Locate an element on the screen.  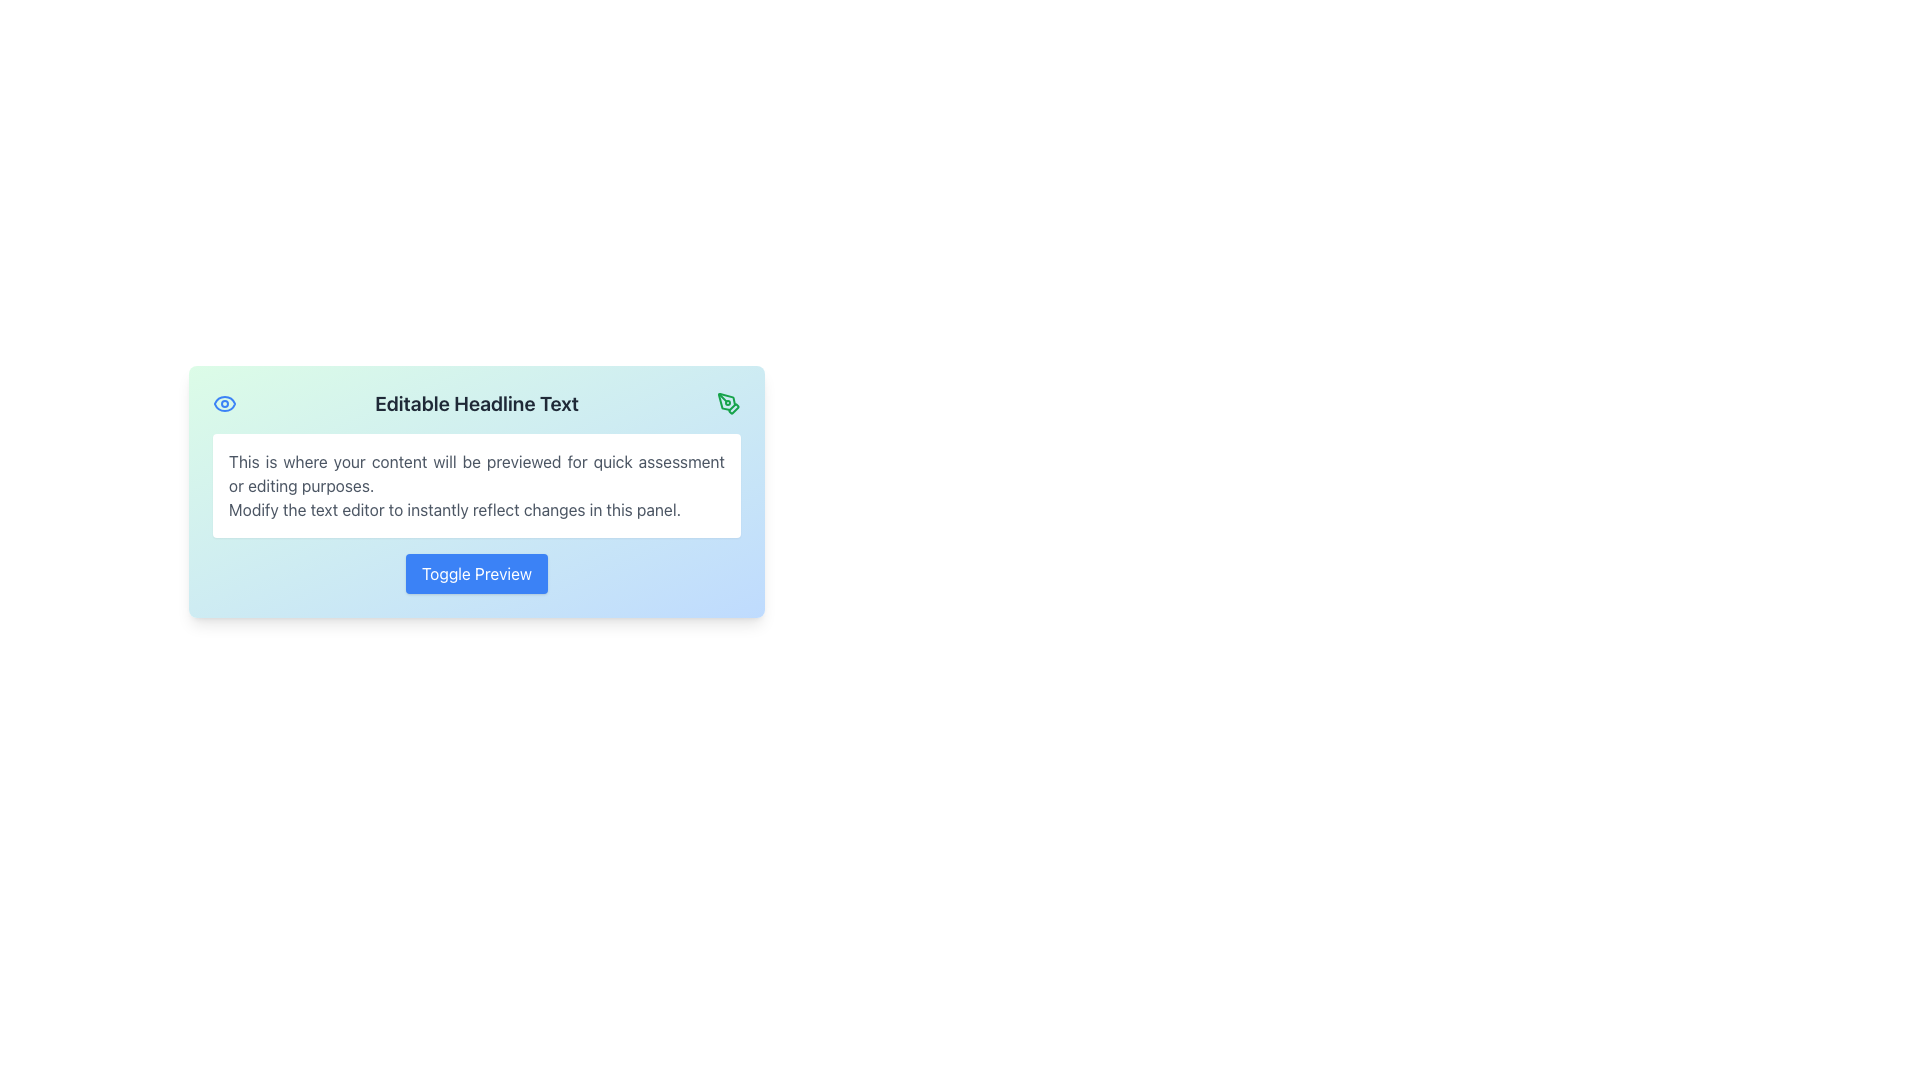
the static text display element that shows 'Editable Headline Text', which is centrally aligned and appears in bold and larger font at the upper center of the panel is located at coordinates (475, 404).